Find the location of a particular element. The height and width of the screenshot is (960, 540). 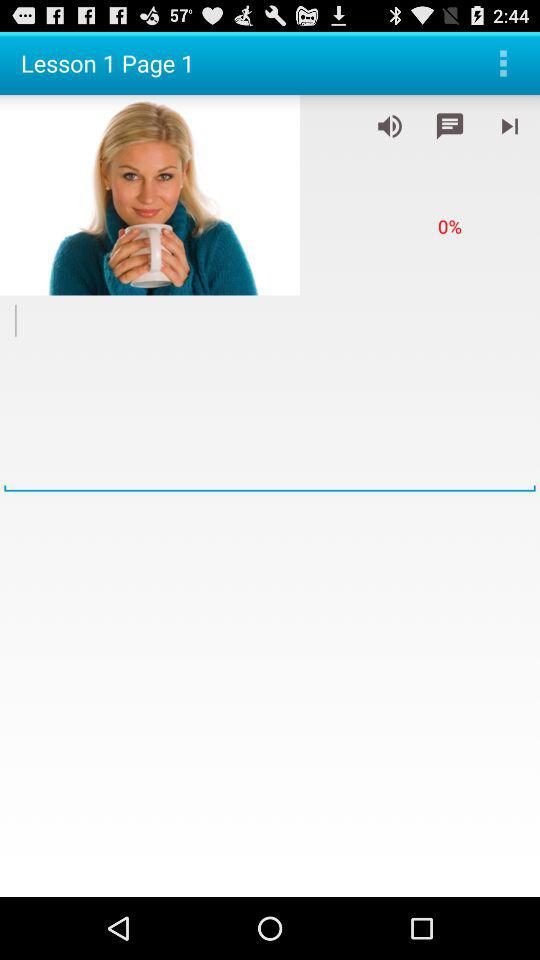

the volume icon is located at coordinates (389, 133).